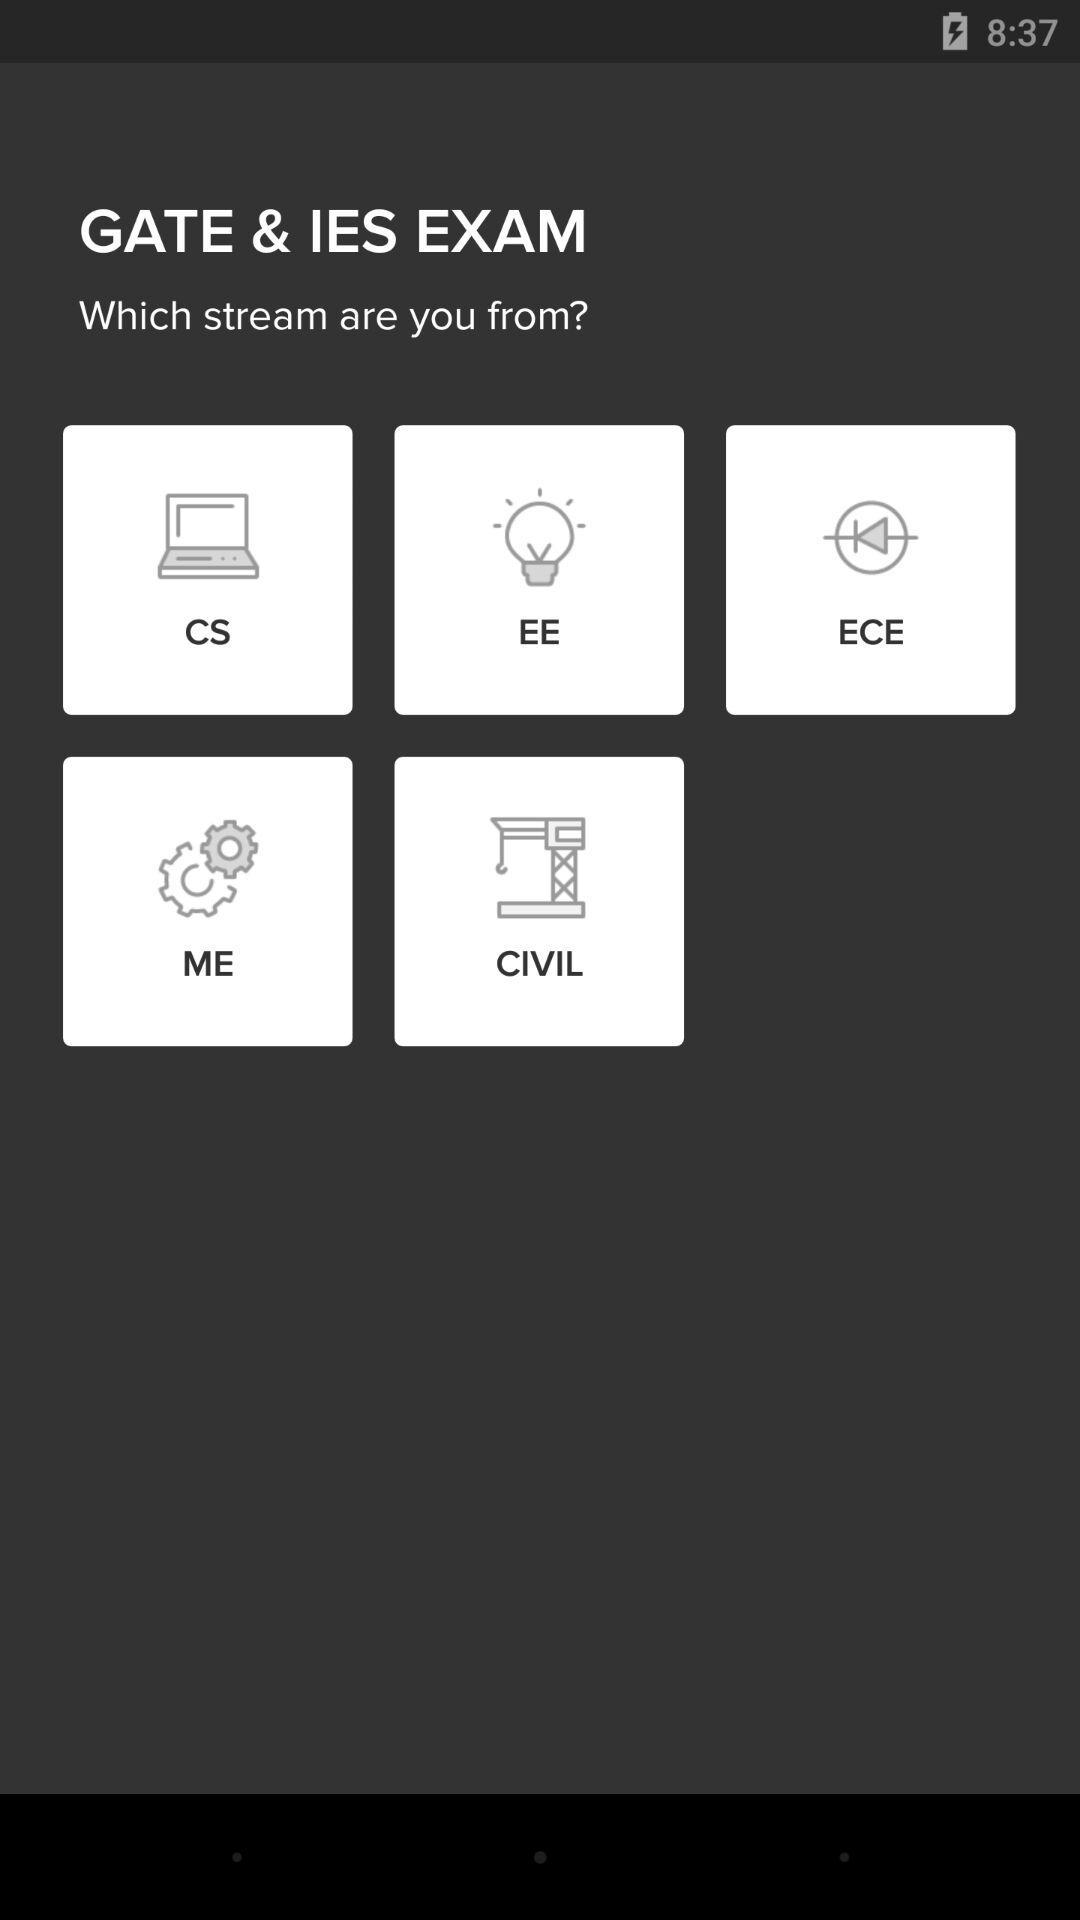 Image resolution: width=1080 pixels, height=1920 pixels. What do you see at coordinates (207, 537) in the screenshot?
I see `the text that reads cs` at bounding box center [207, 537].